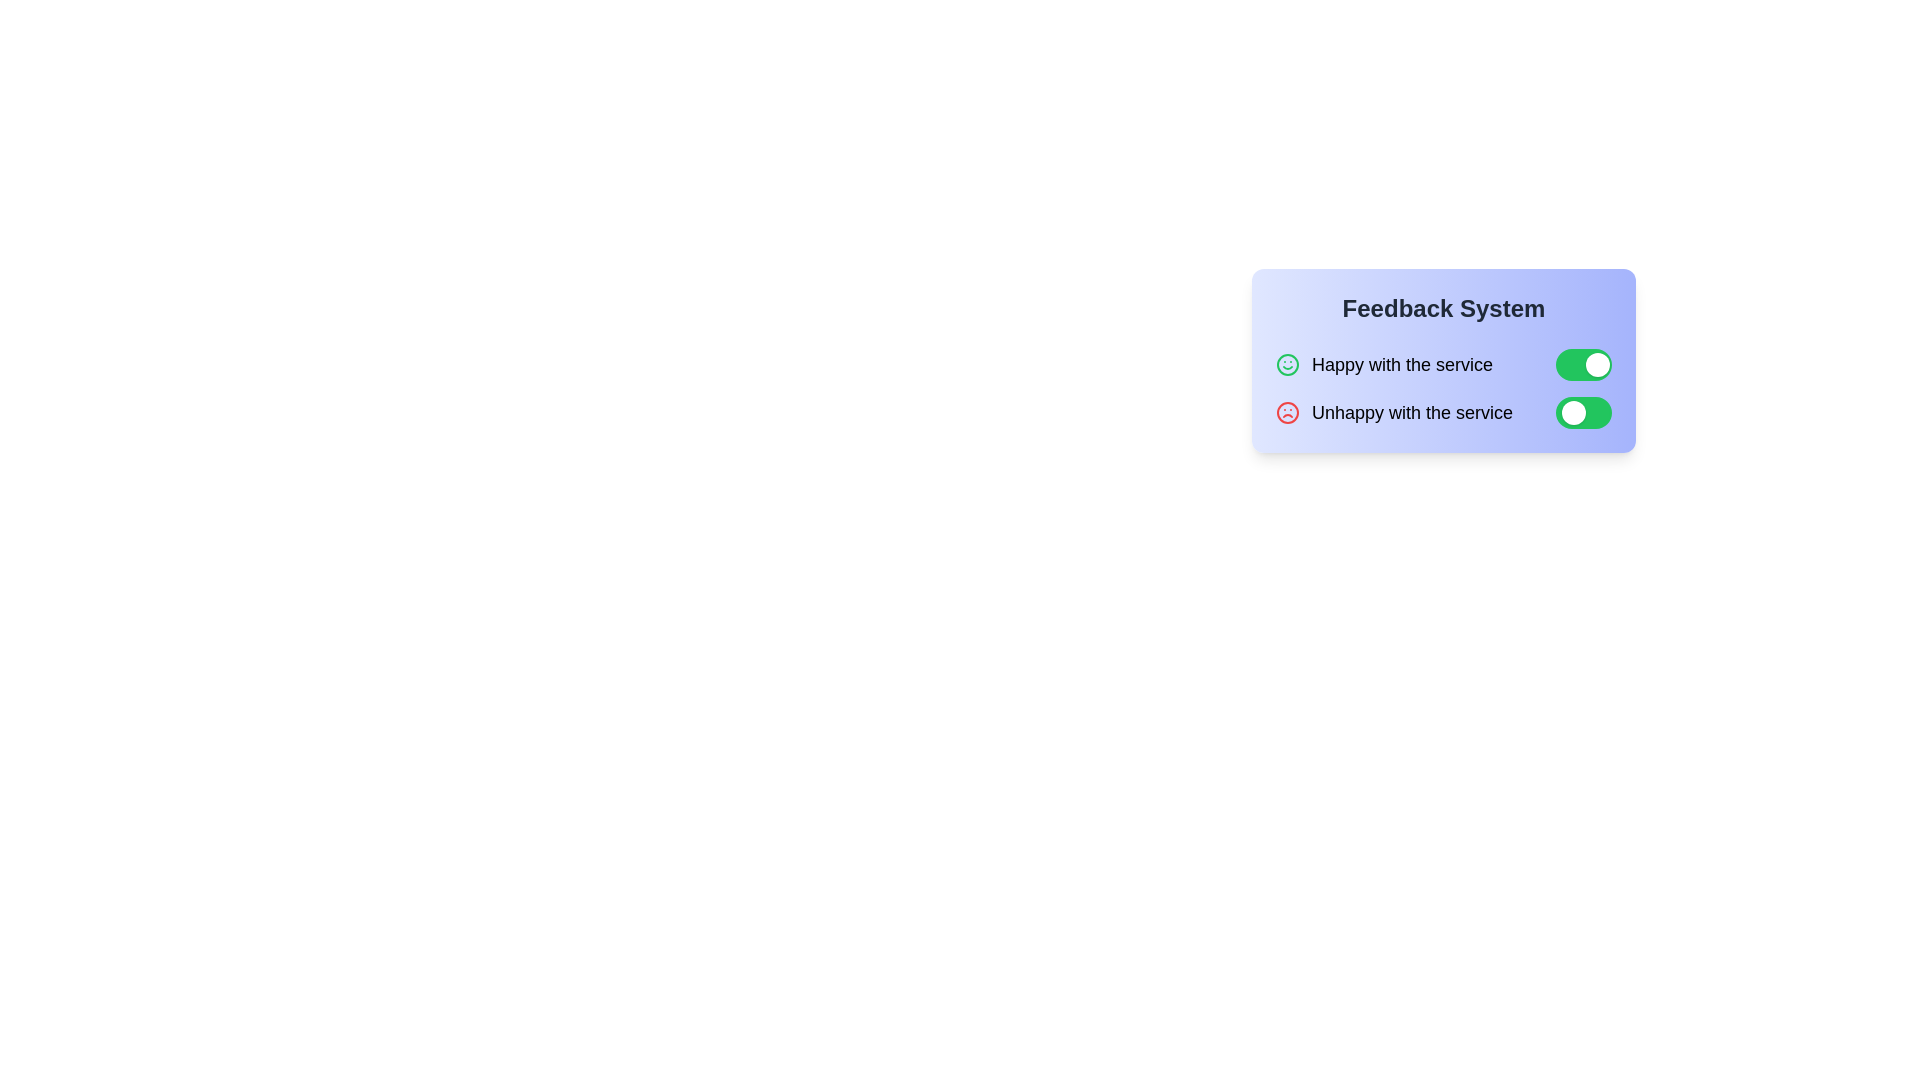  What do you see at coordinates (1287, 411) in the screenshot?
I see `the negative feedback icon representing dissatisfaction, located to the left of the 'Unhappy with the service' text label` at bounding box center [1287, 411].